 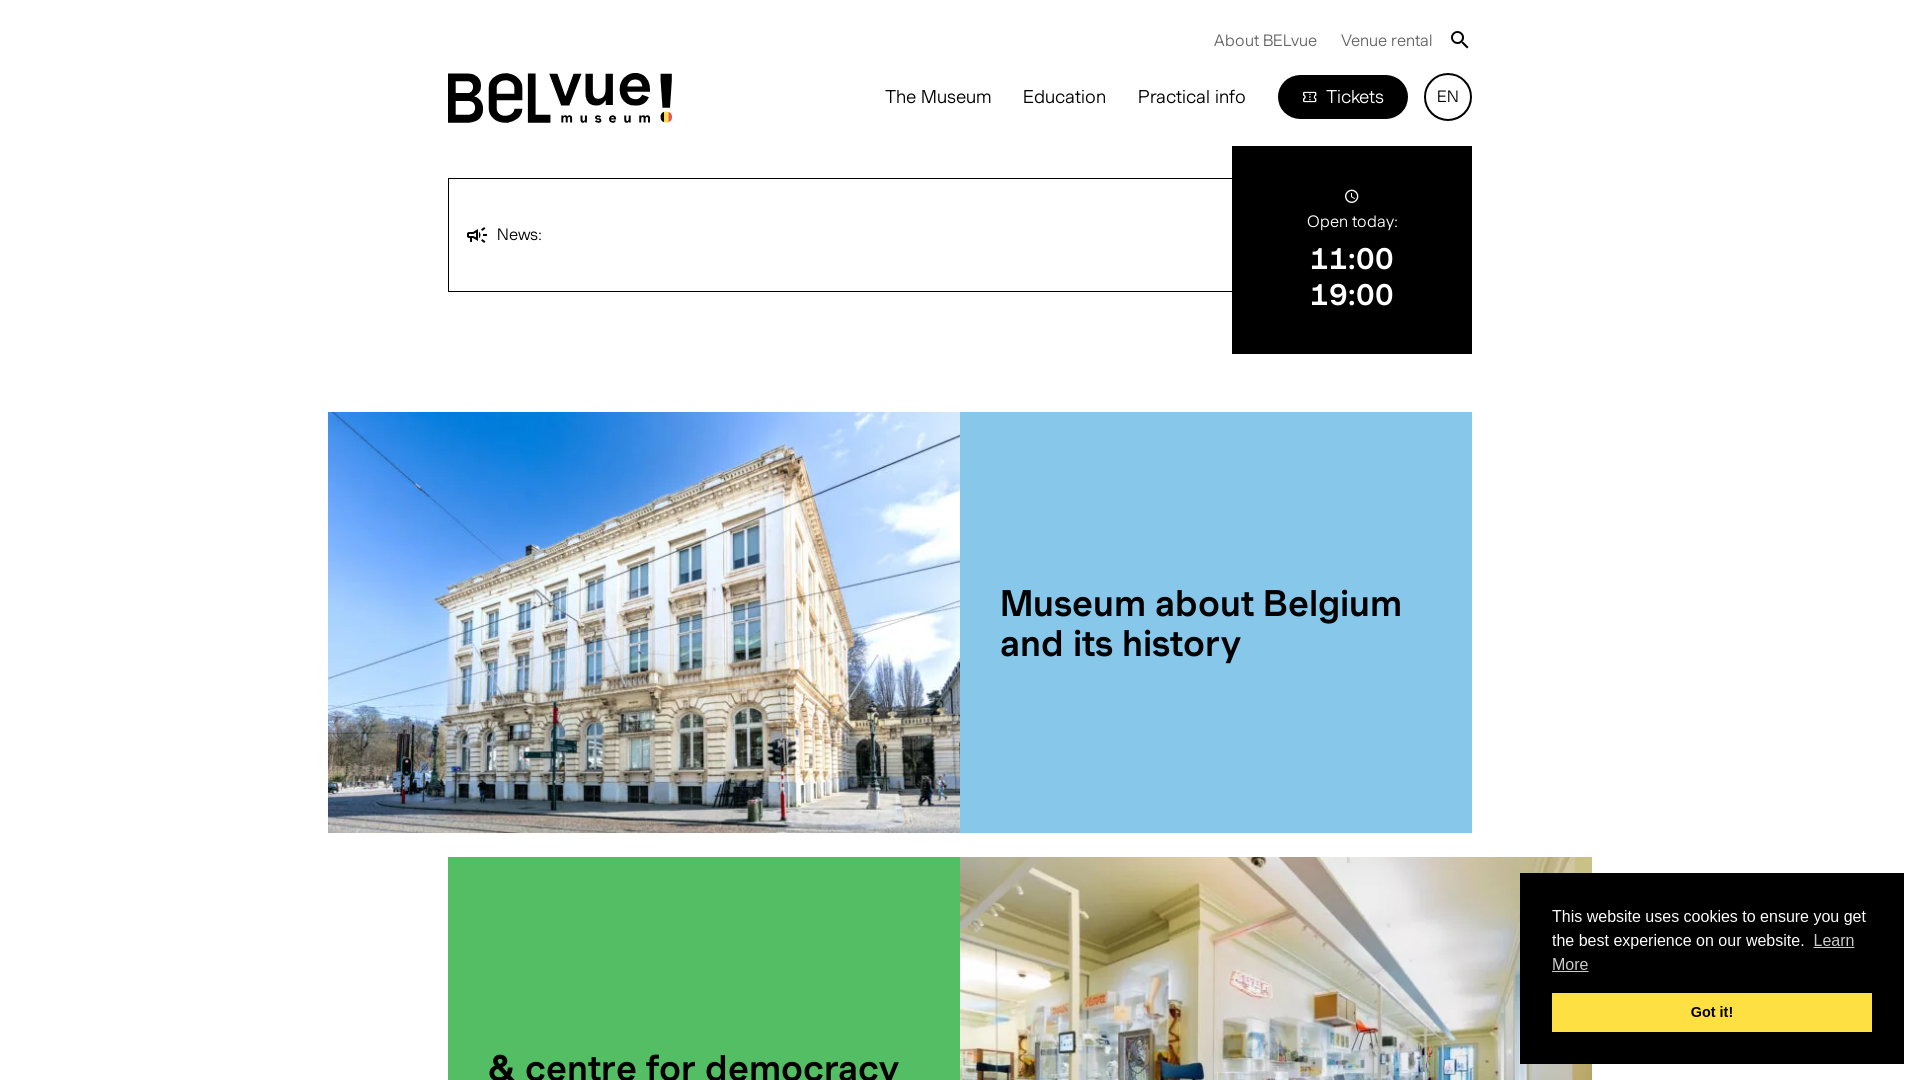 I want to click on 'Venue rental', so click(x=1385, y=39).